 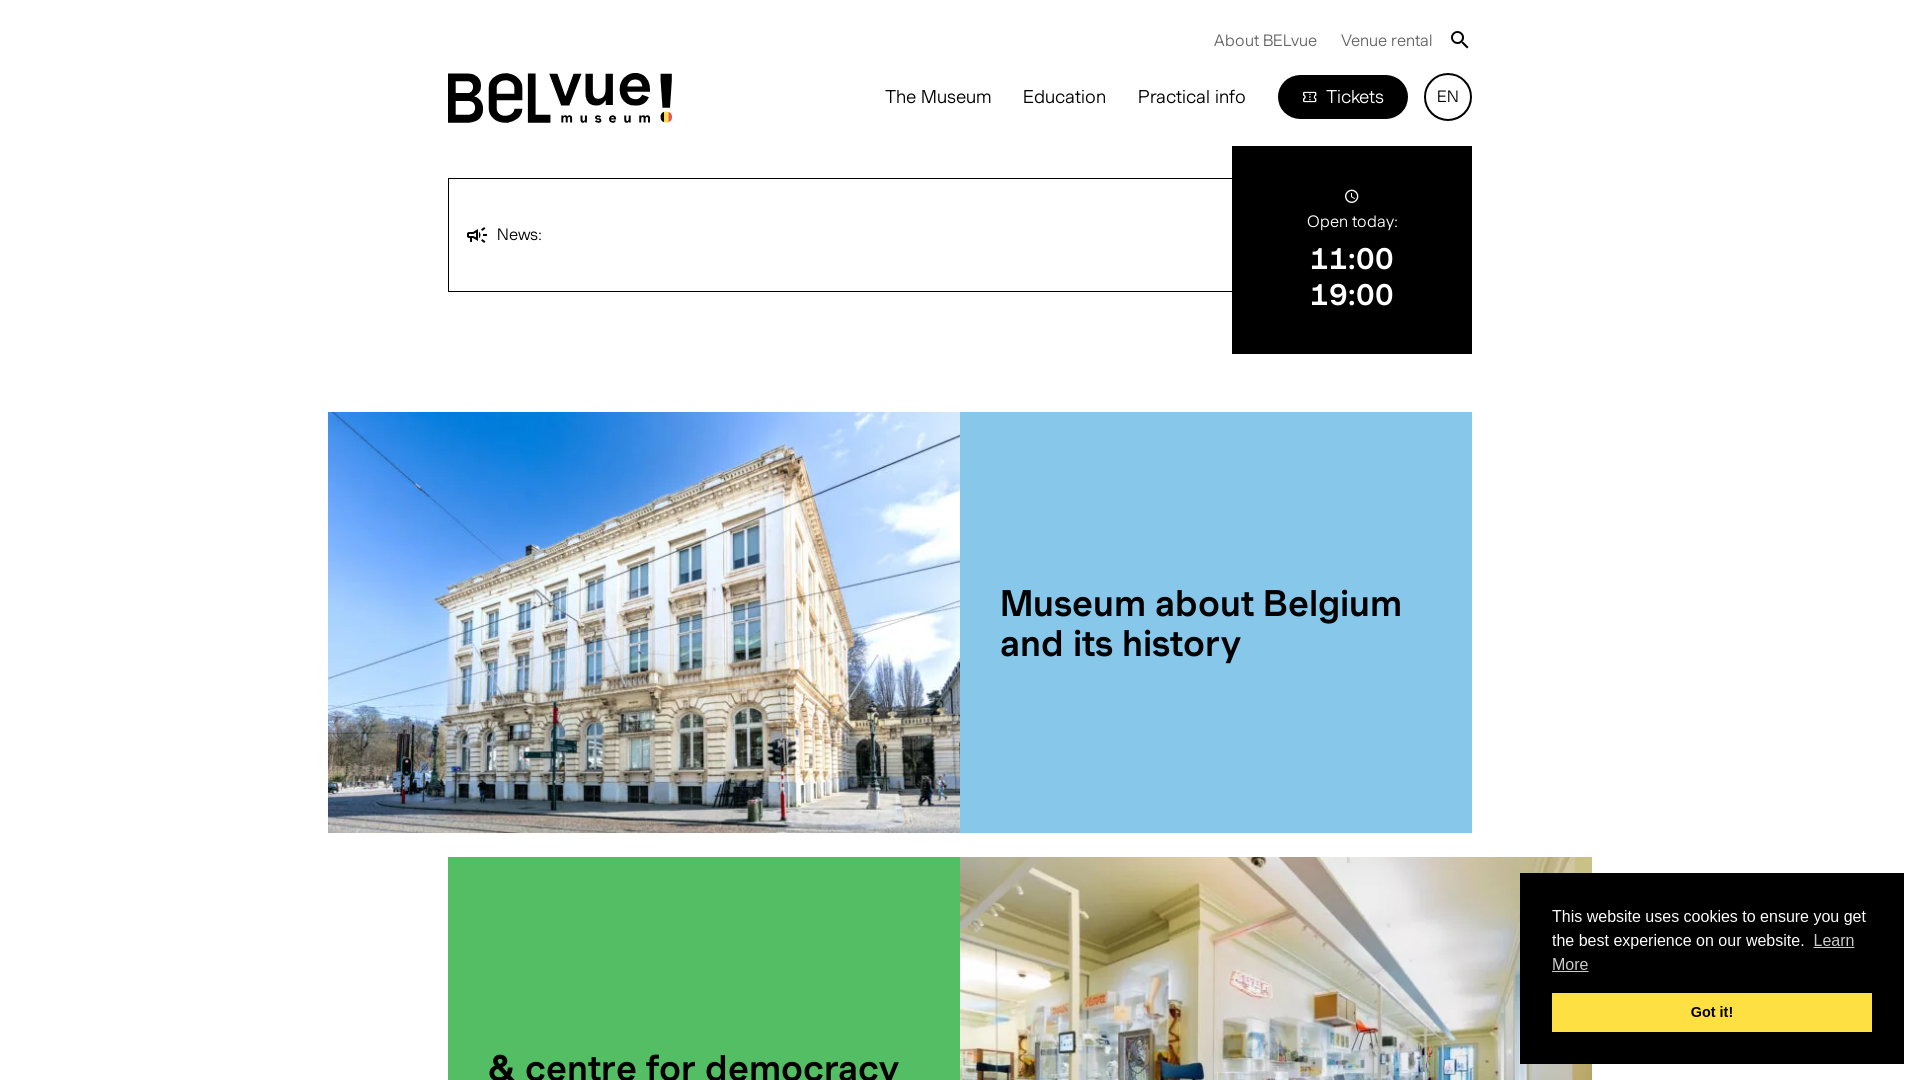 I want to click on 'Venue rental', so click(x=1385, y=39).